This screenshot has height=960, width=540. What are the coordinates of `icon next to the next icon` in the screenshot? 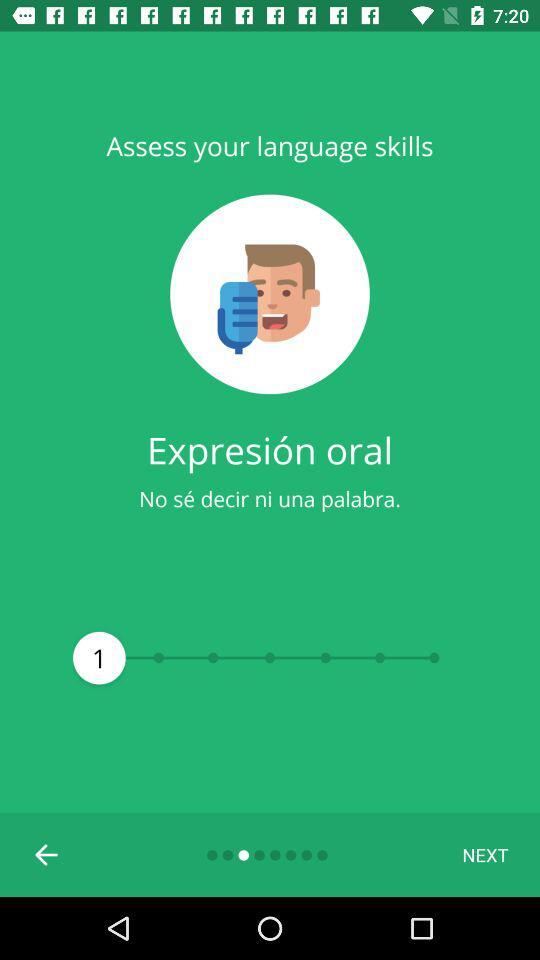 It's located at (47, 853).